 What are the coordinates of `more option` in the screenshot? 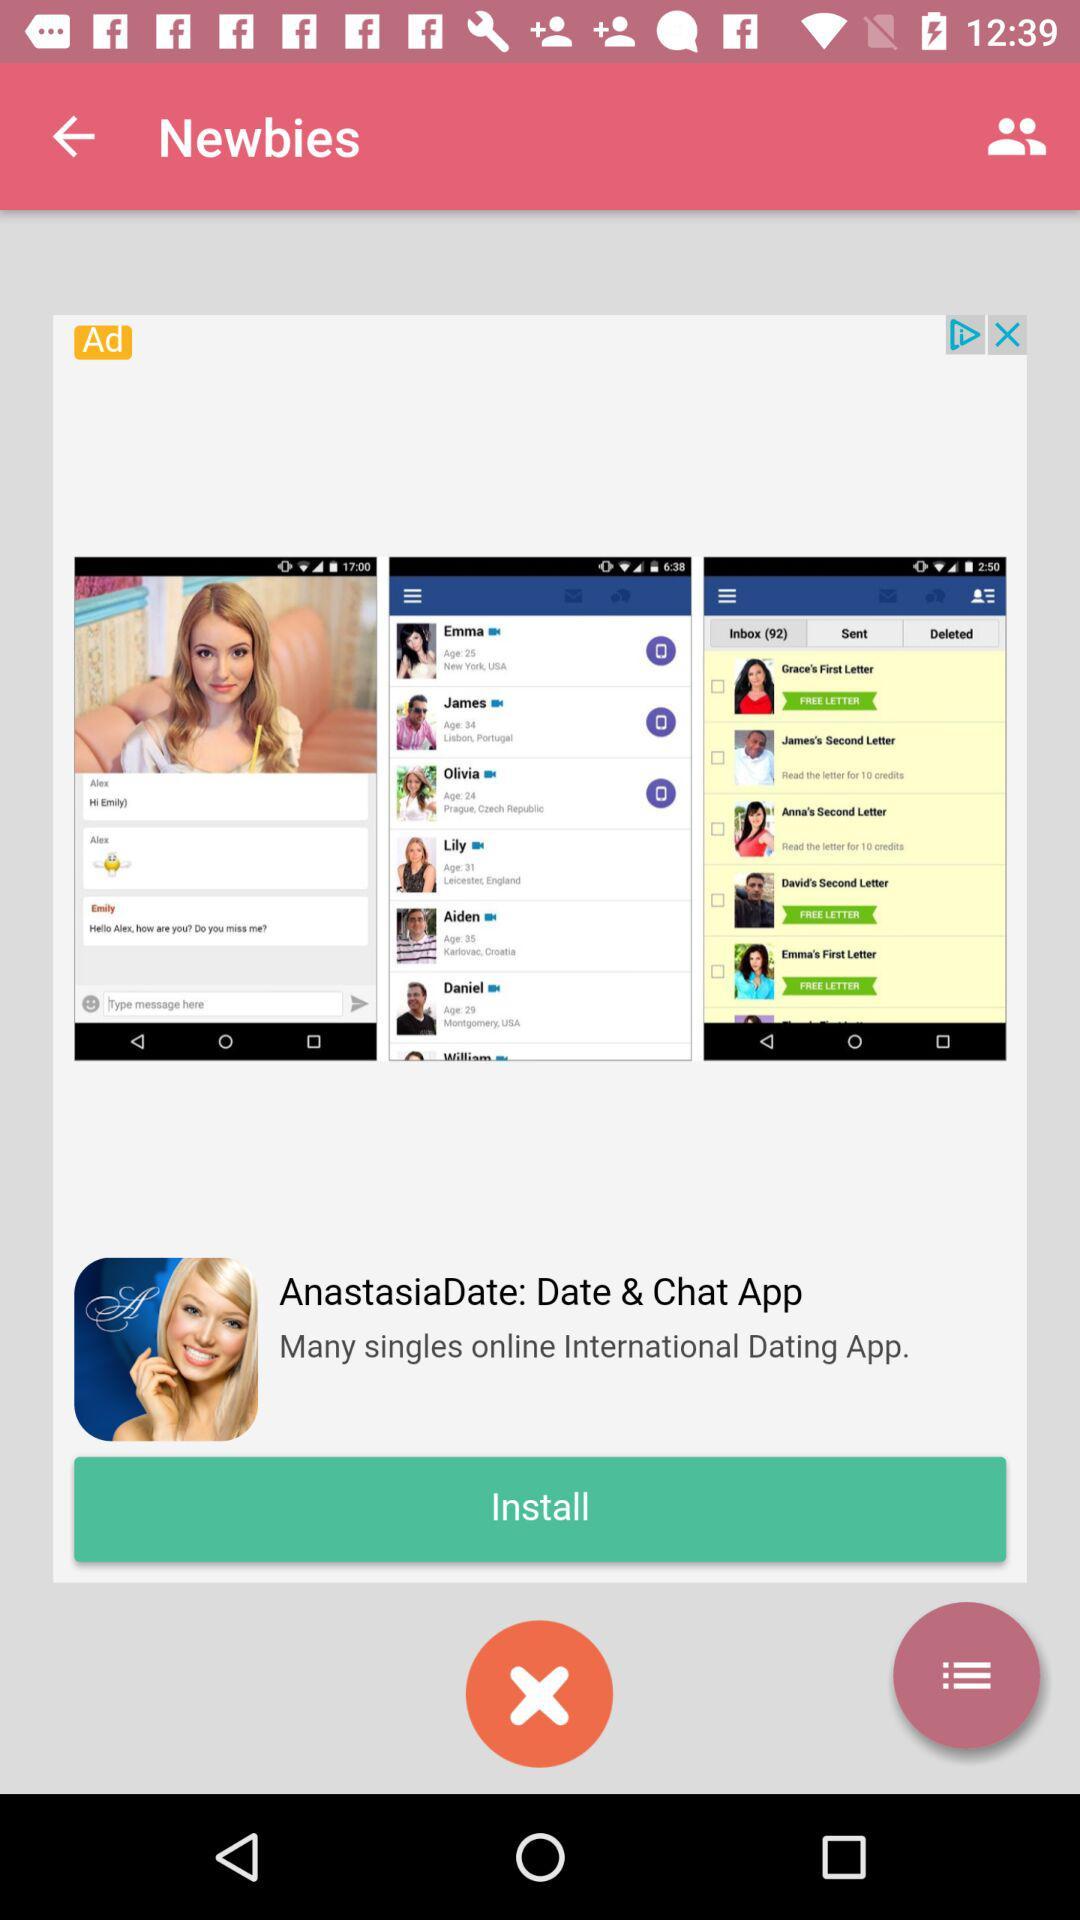 It's located at (965, 1675).